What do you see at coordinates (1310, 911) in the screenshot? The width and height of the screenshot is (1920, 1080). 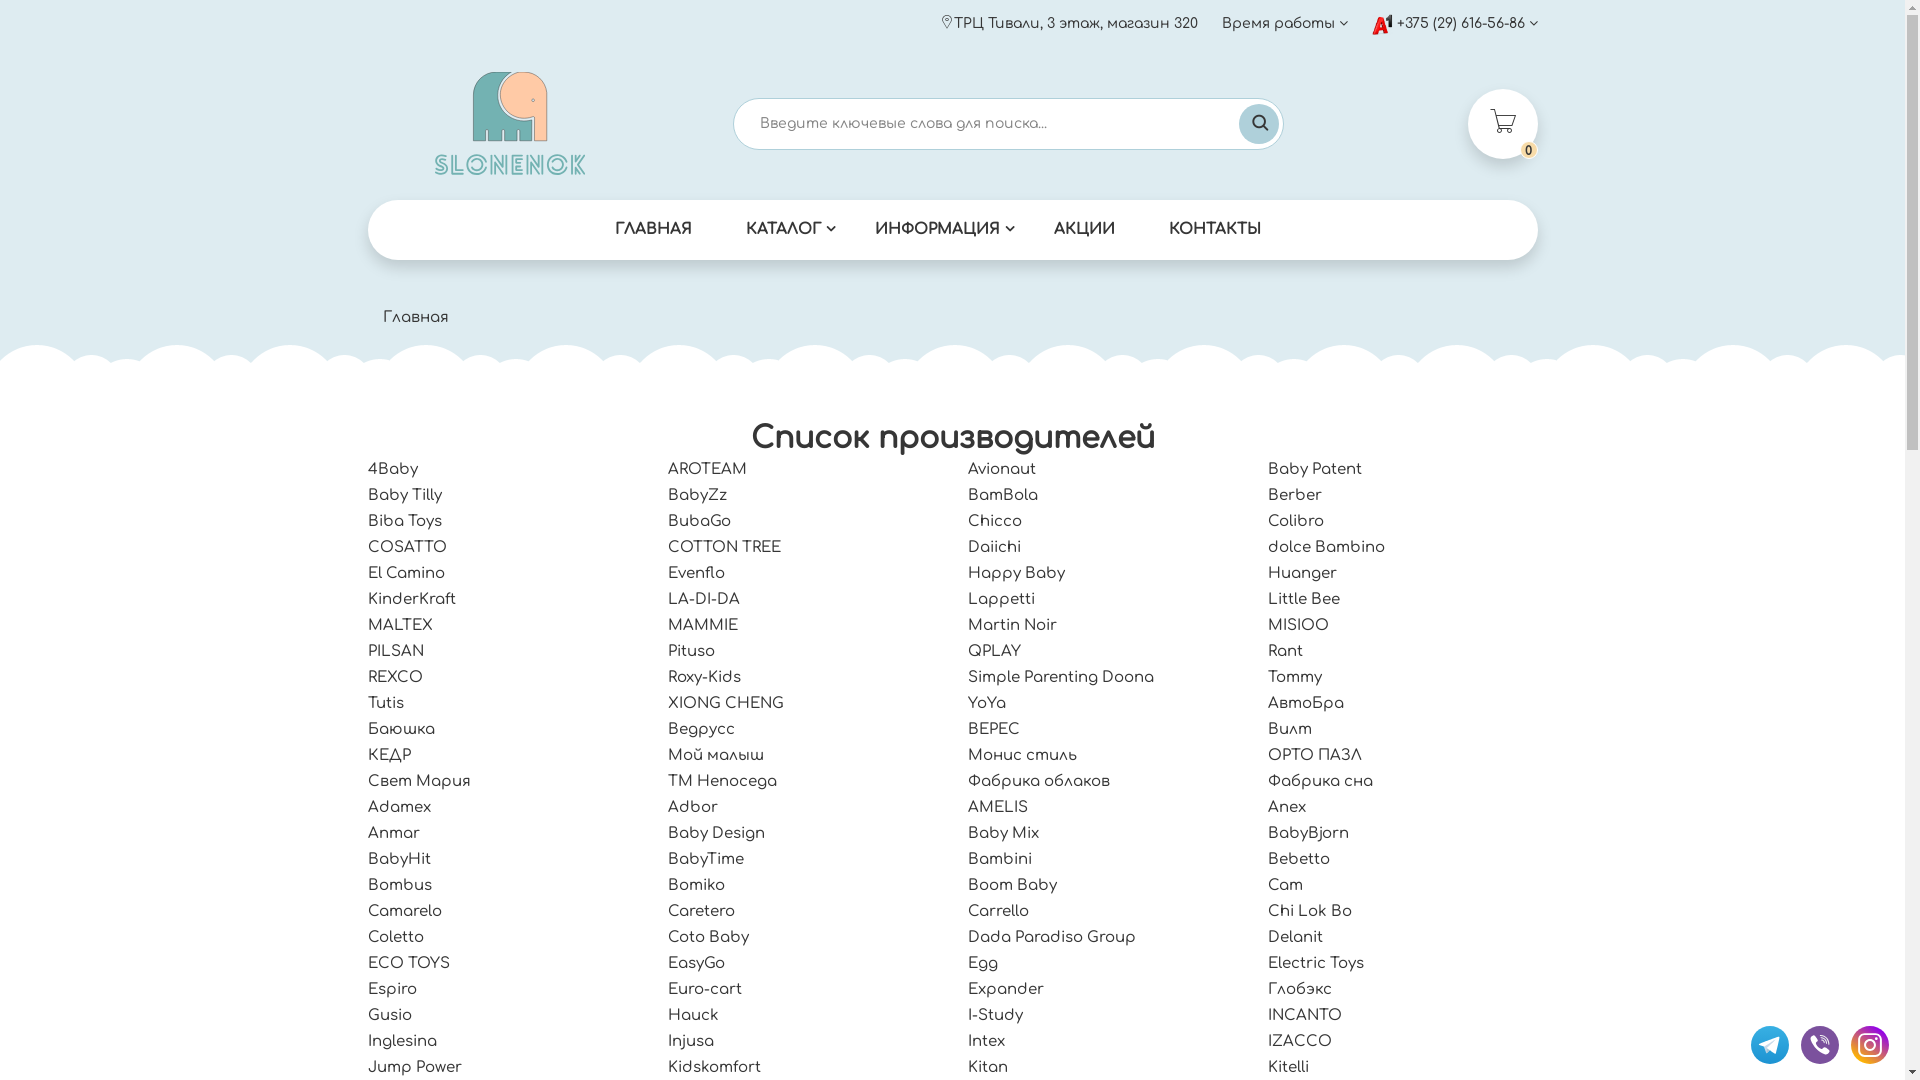 I see `'Chi Lok Bo'` at bounding box center [1310, 911].